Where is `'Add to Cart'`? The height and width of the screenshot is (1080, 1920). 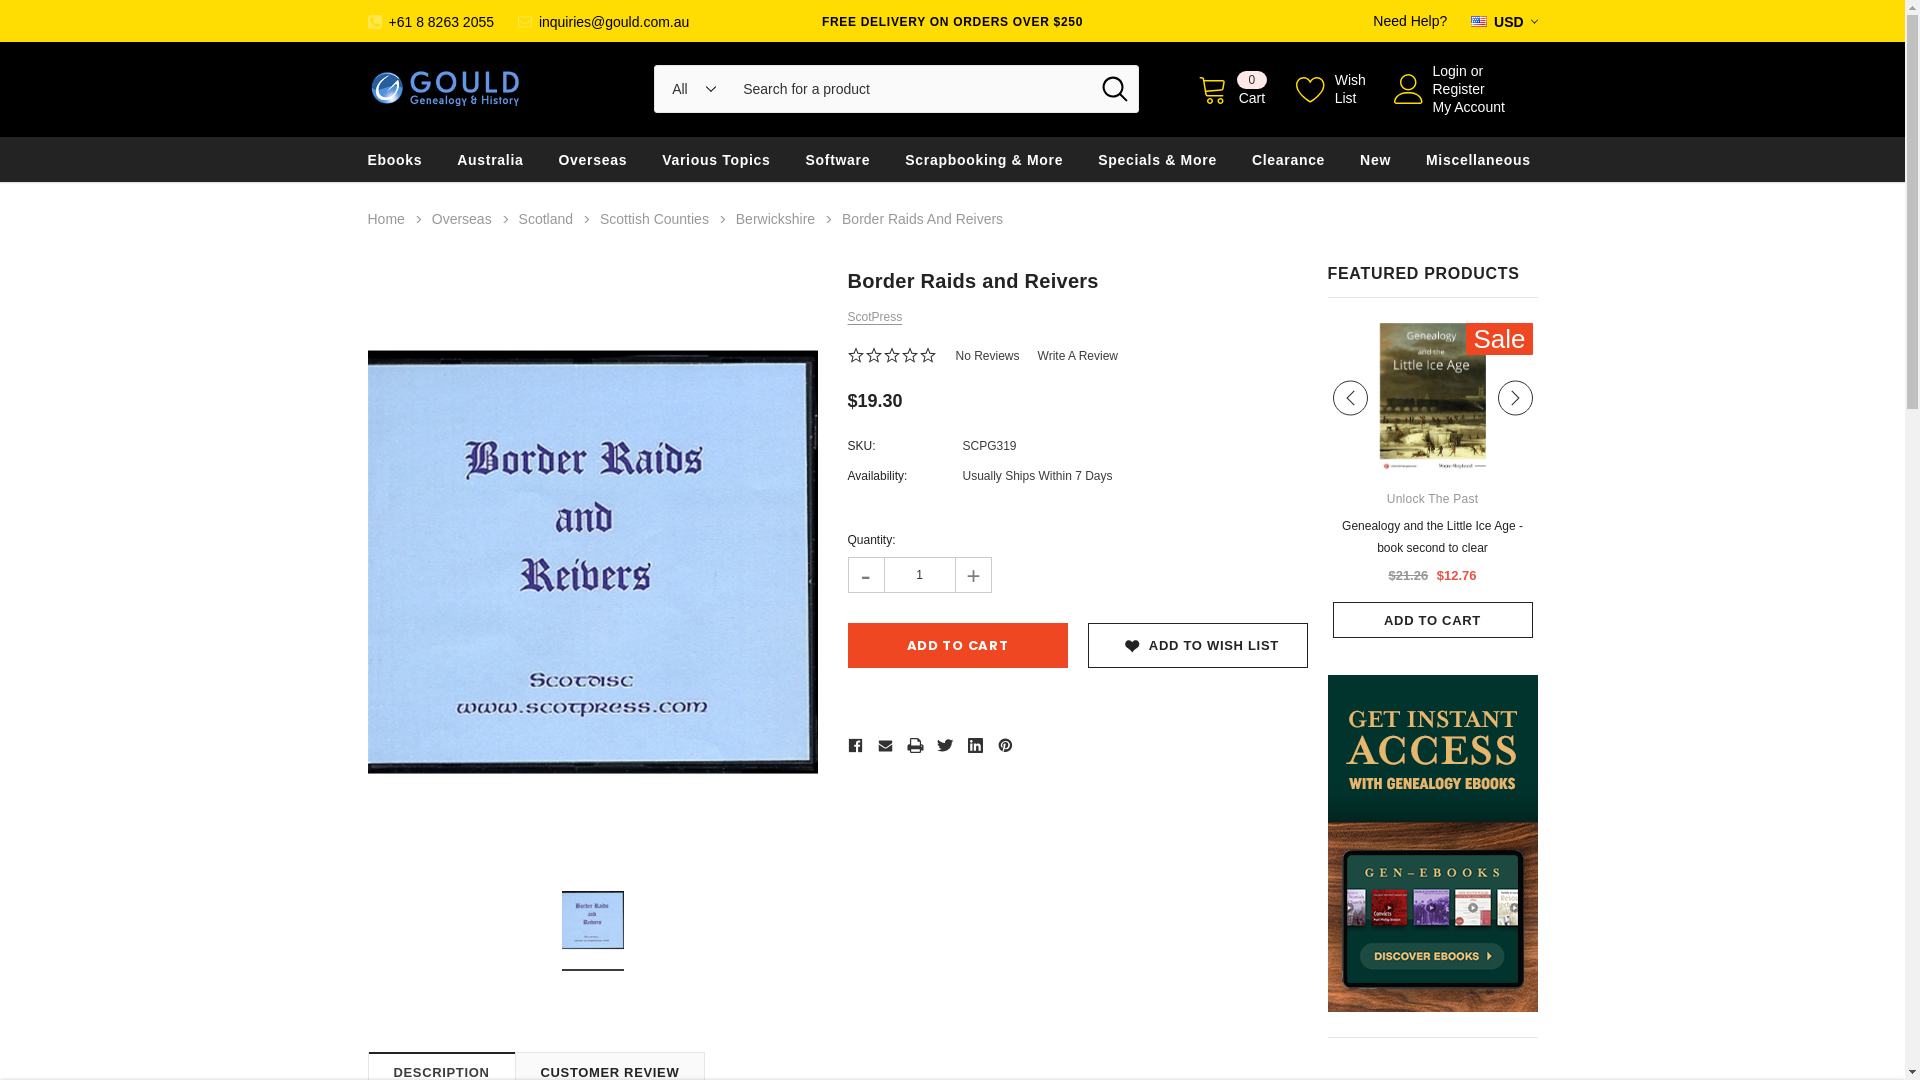
'Add to Cart' is located at coordinates (848, 645).